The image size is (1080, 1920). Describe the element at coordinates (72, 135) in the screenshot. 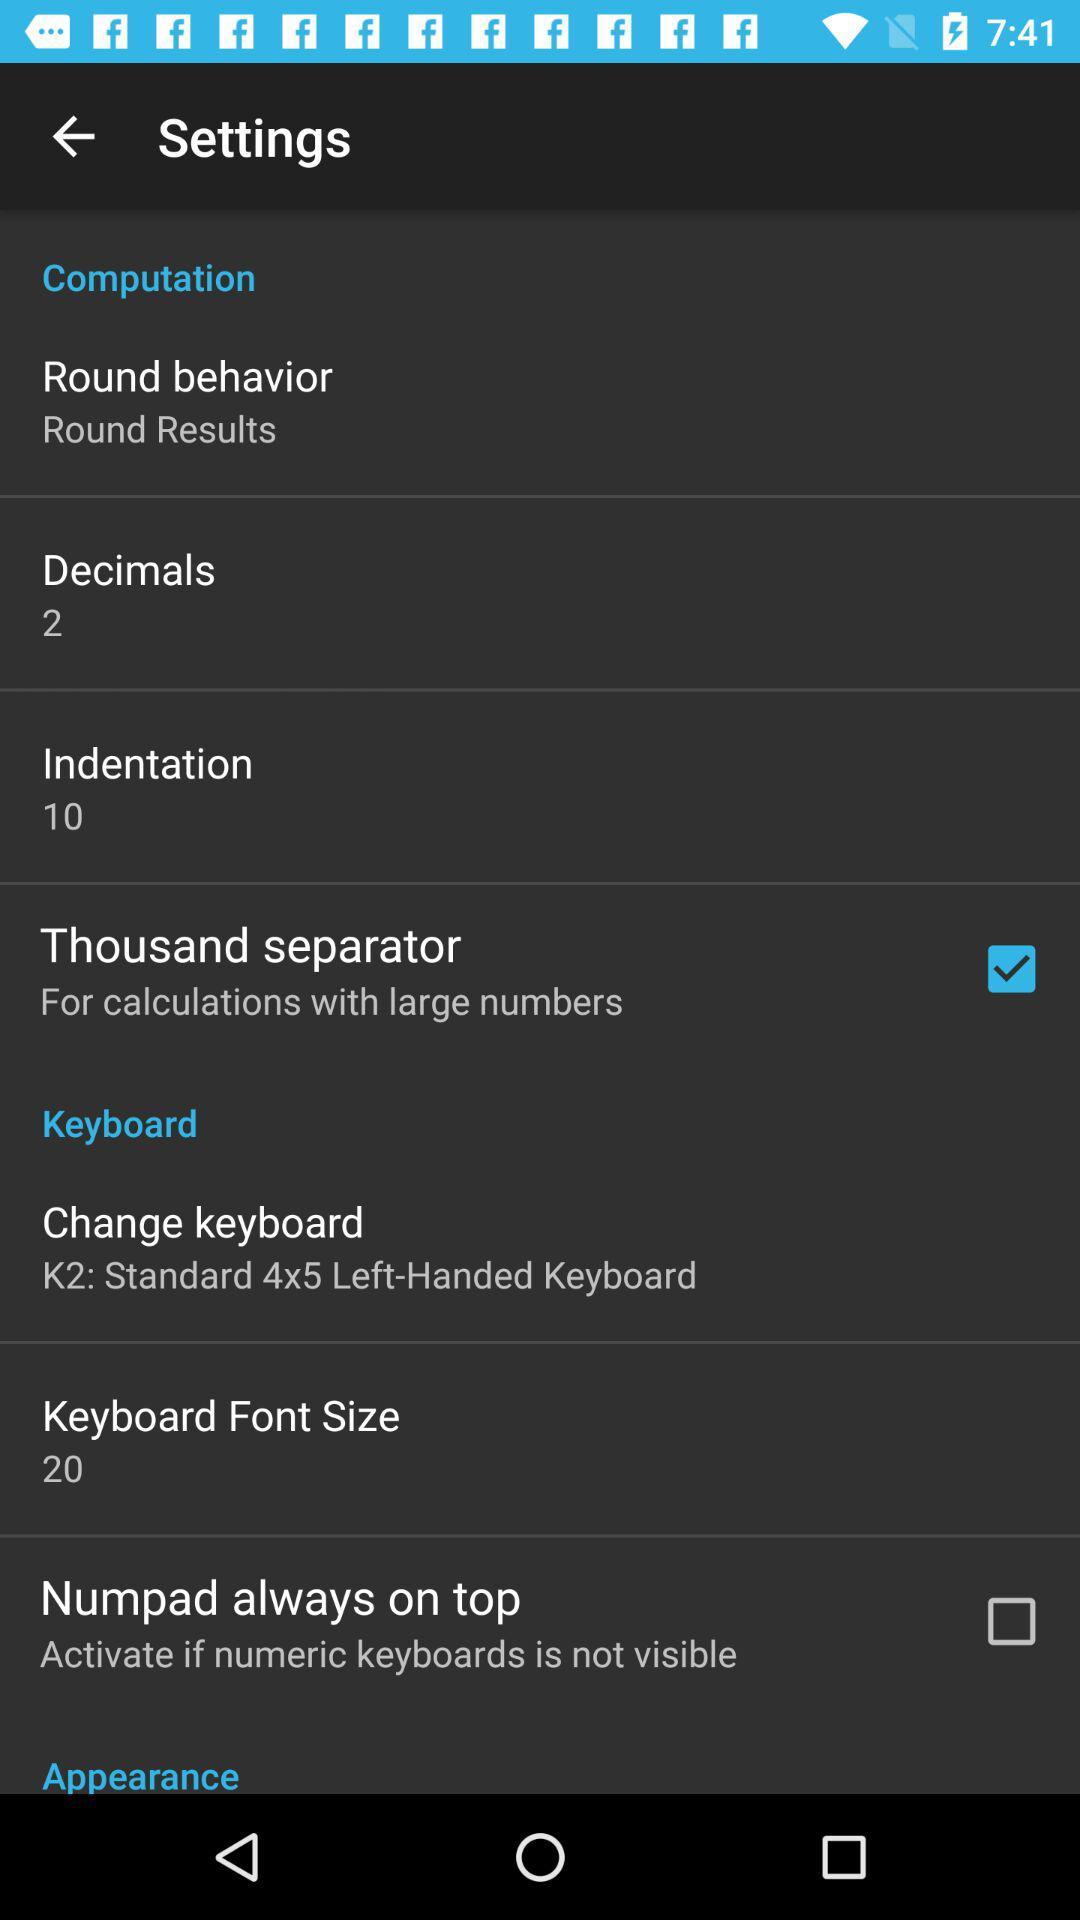

I see `icon next to the settings` at that location.